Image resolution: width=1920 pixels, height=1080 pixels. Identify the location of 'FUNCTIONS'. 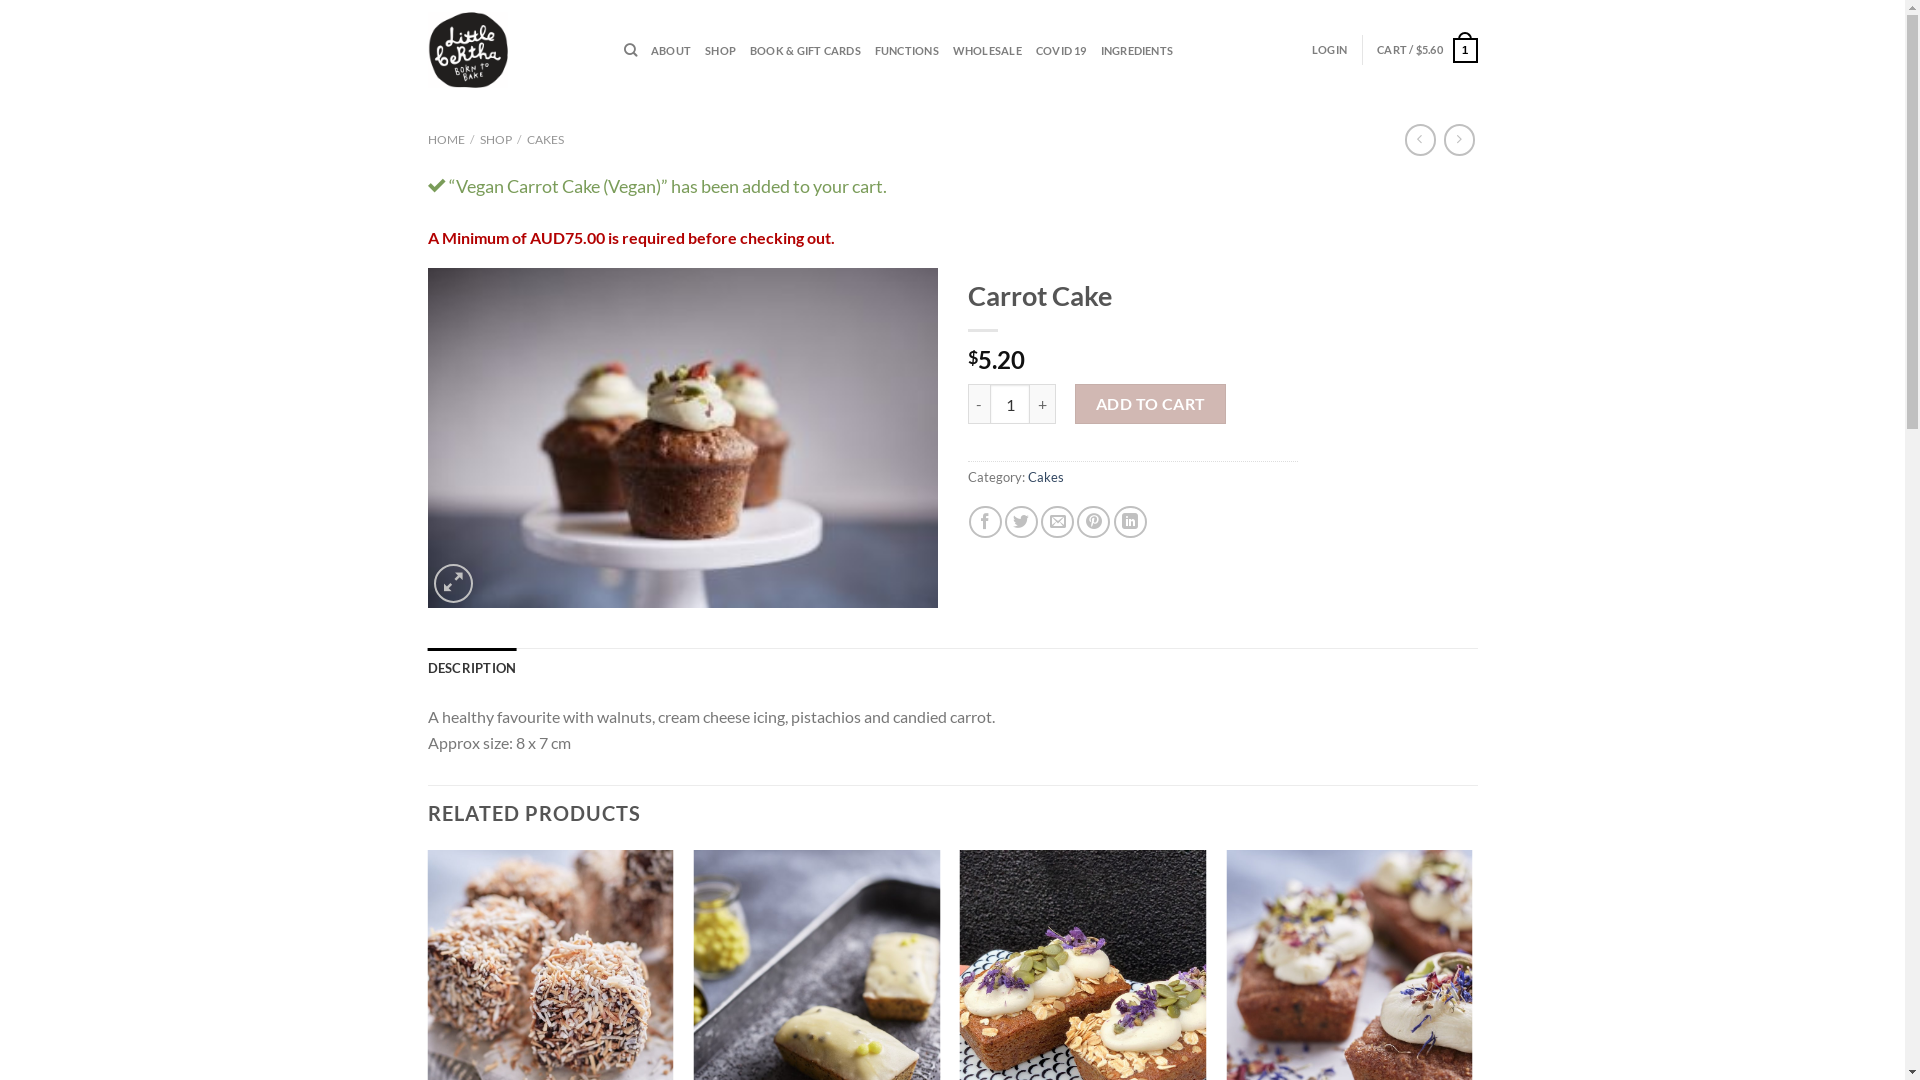
(874, 49).